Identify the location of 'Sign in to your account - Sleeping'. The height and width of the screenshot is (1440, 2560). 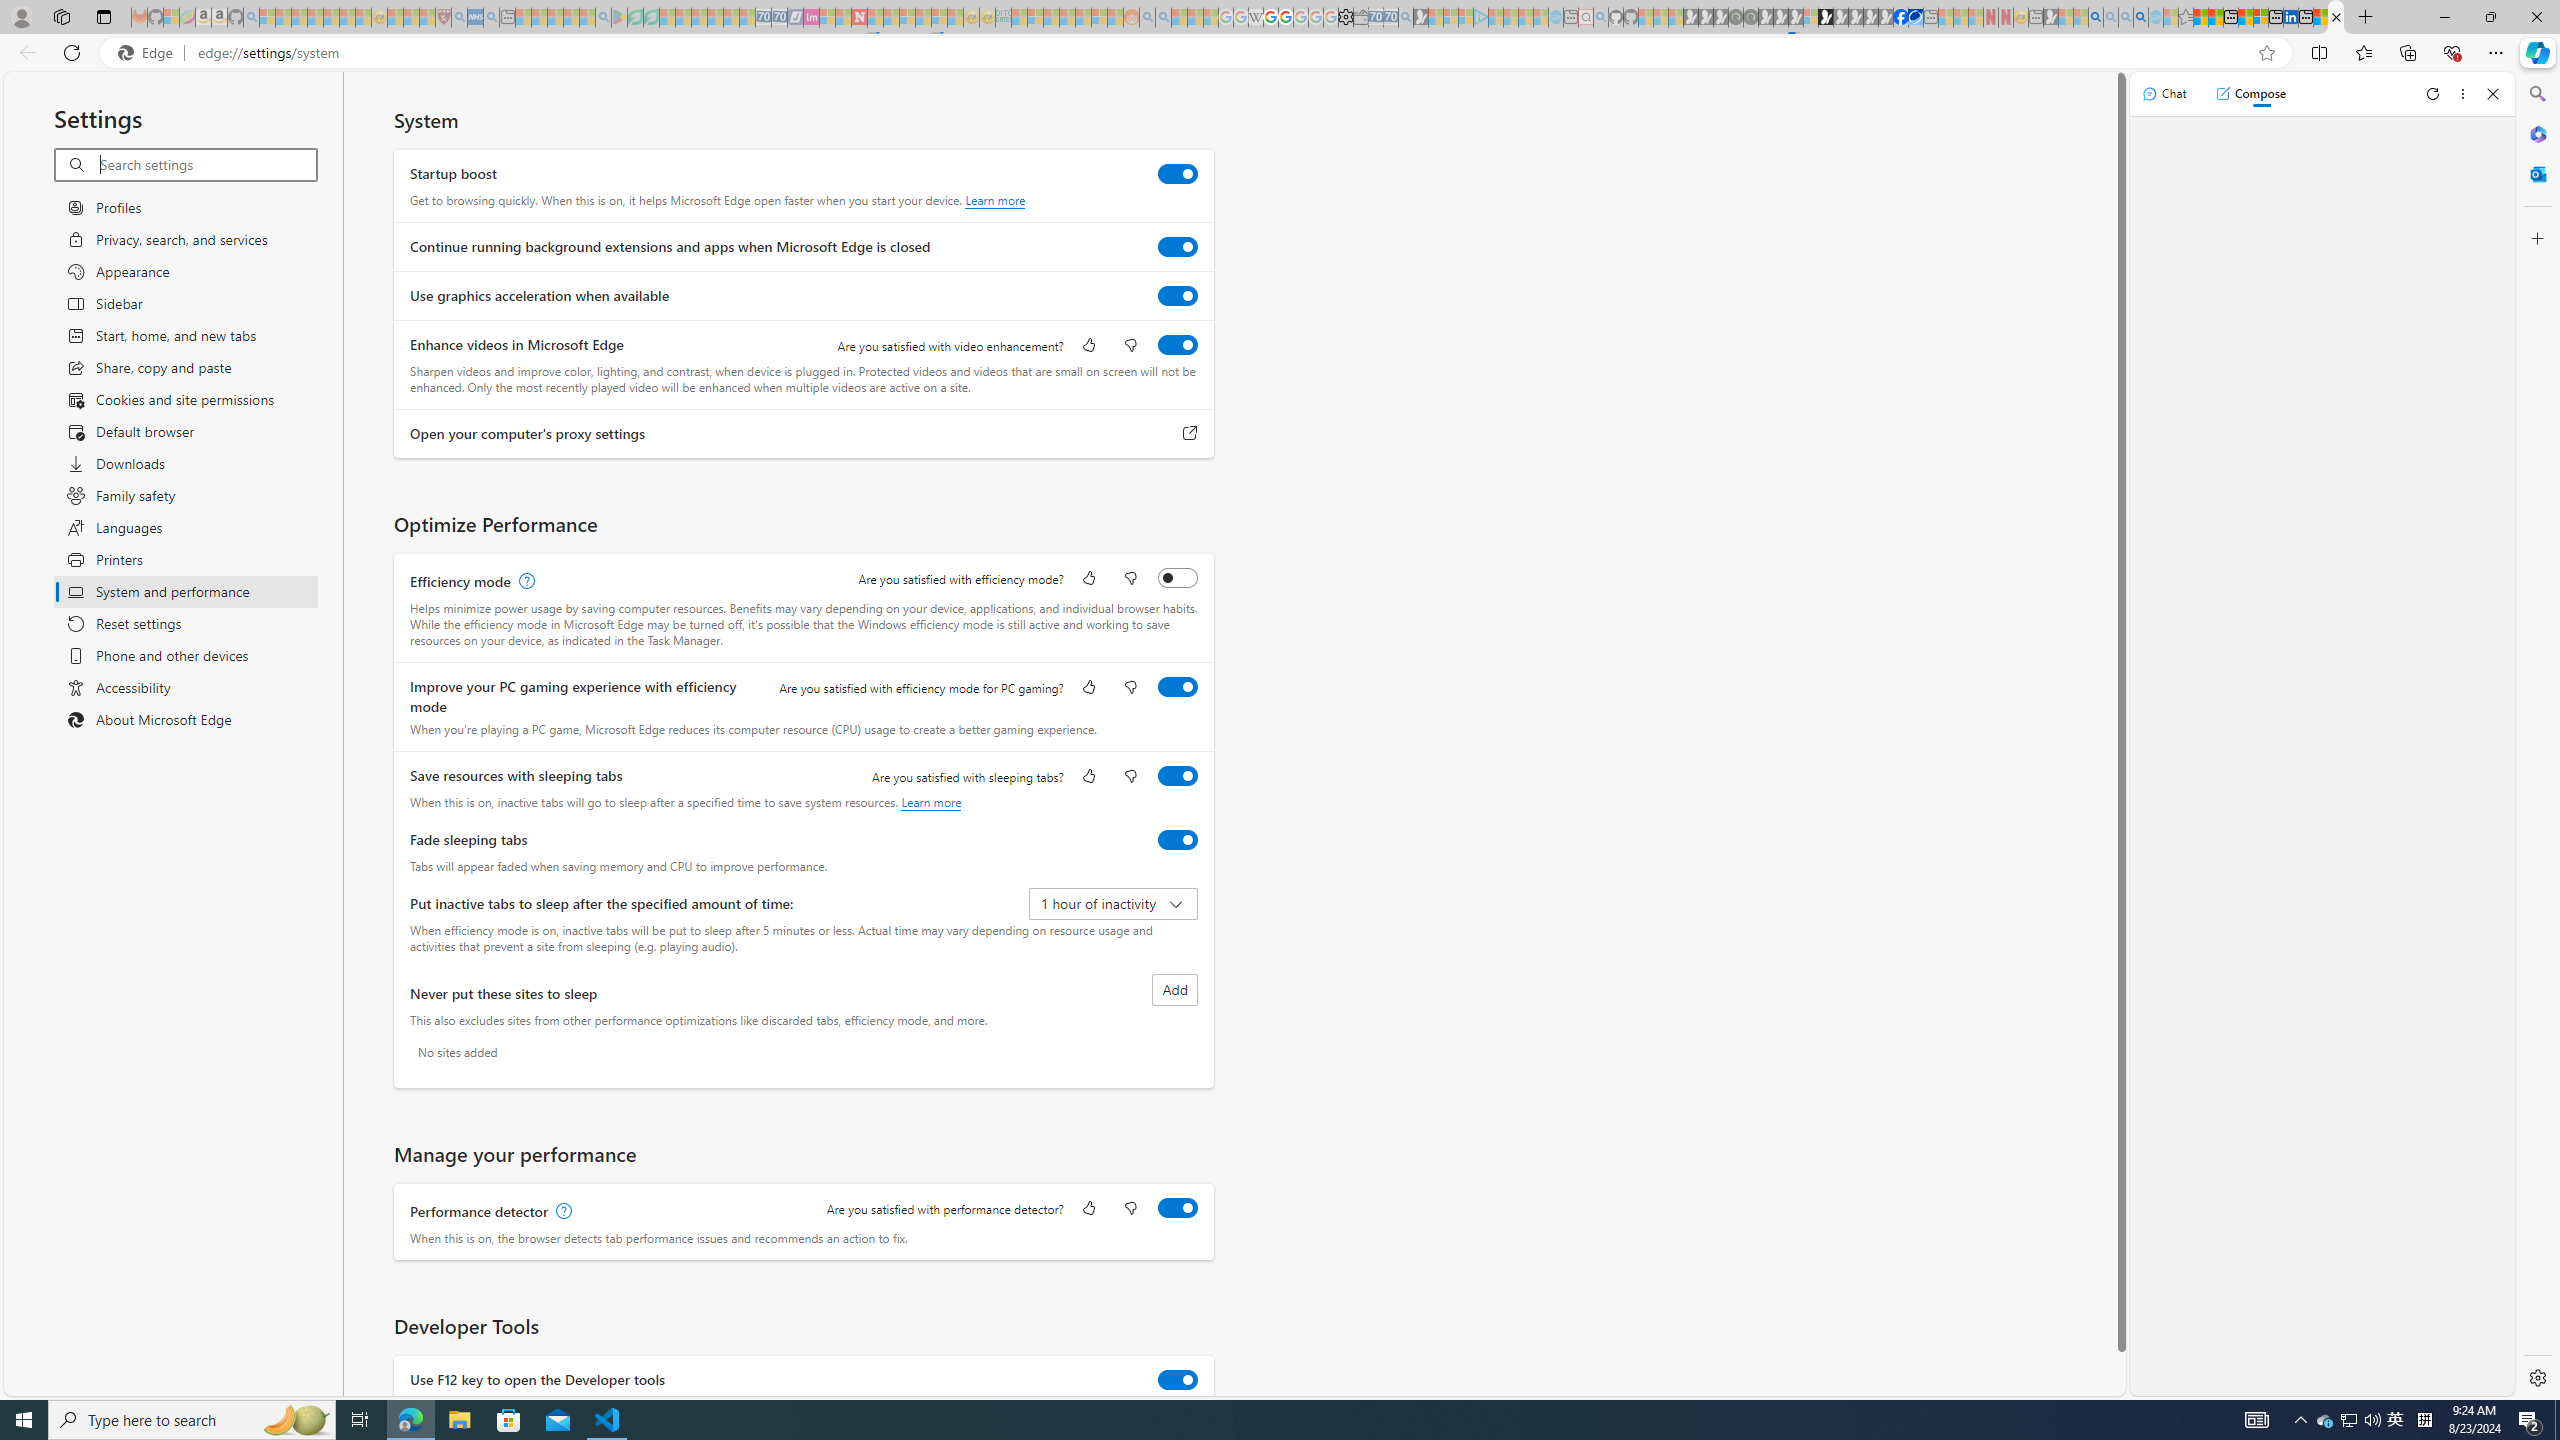
(1810, 16).